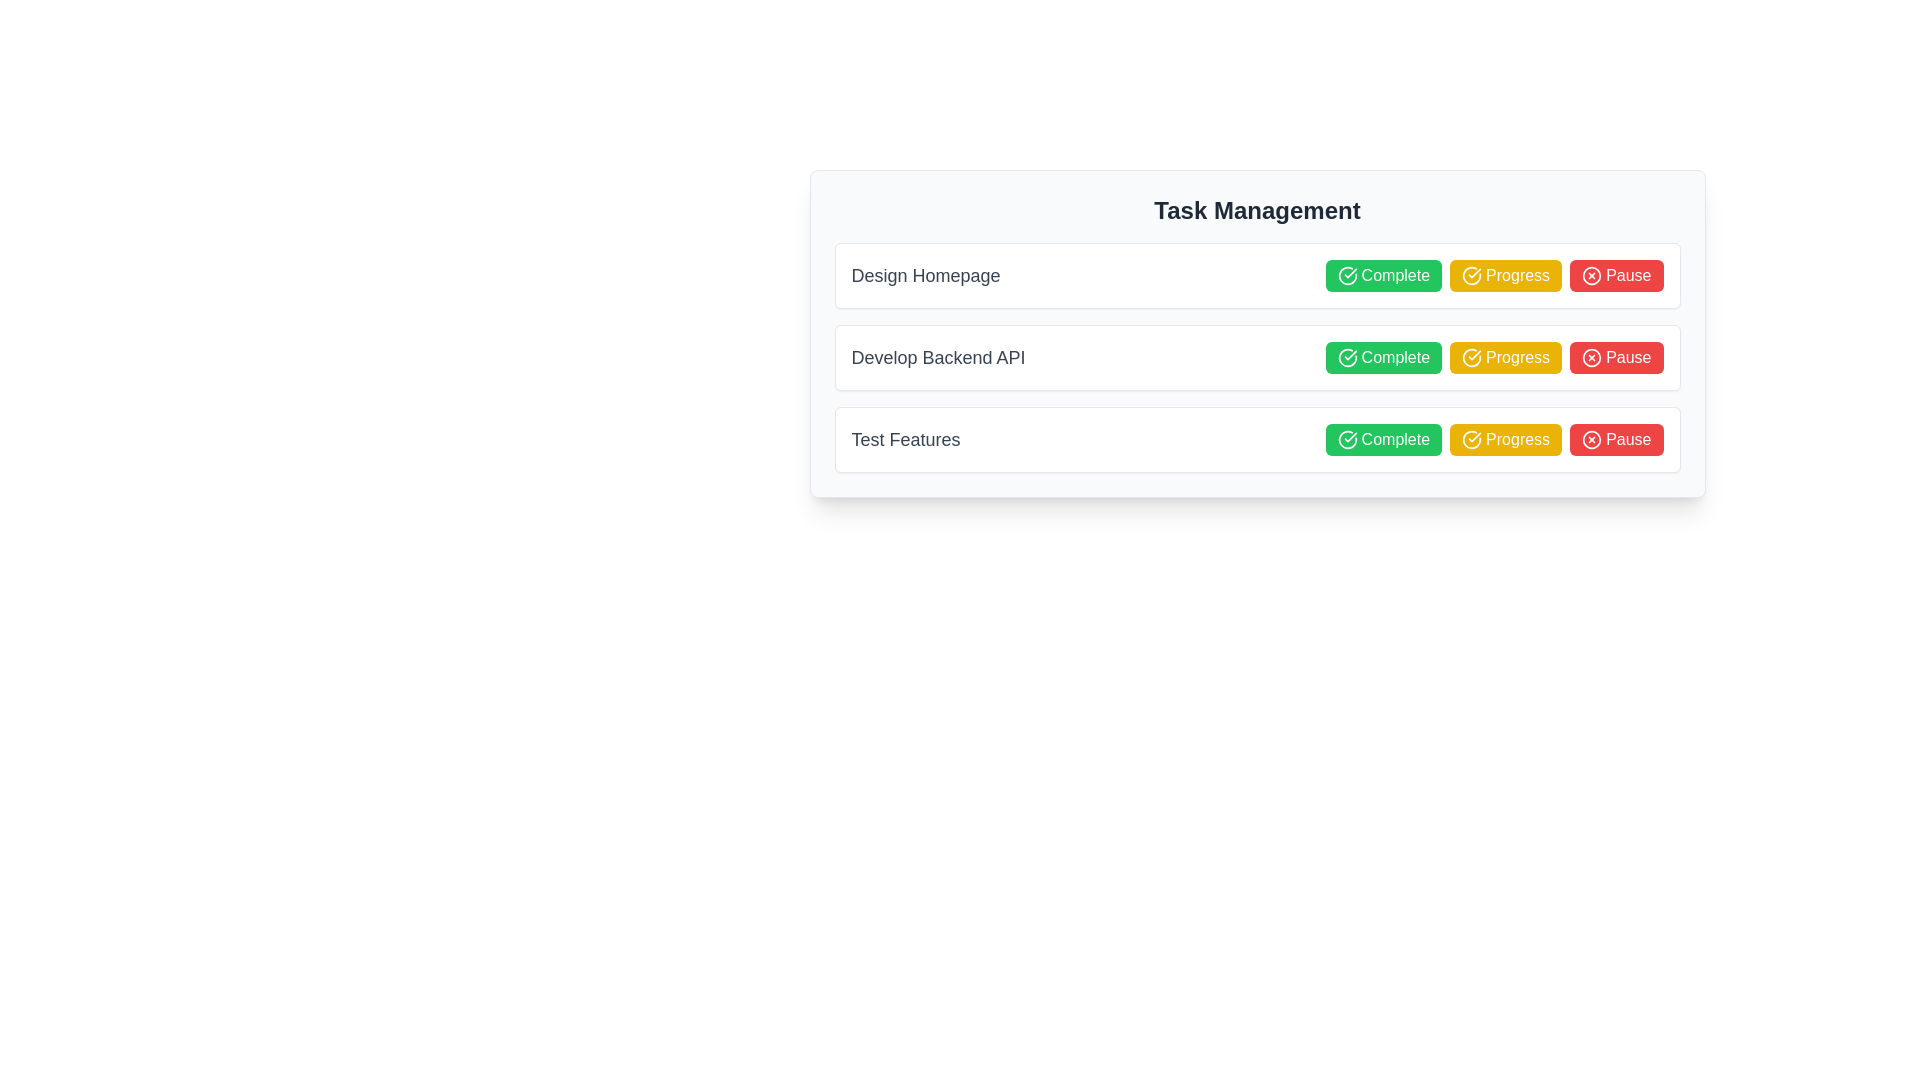 The width and height of the screenshot is (1920, 1080). What do you see at coordinates (1381, 438) in the screenshot?
I see `the leftmost button in the 'Test Features' row to mark the task as completed` at bounding box center [1381, 438].